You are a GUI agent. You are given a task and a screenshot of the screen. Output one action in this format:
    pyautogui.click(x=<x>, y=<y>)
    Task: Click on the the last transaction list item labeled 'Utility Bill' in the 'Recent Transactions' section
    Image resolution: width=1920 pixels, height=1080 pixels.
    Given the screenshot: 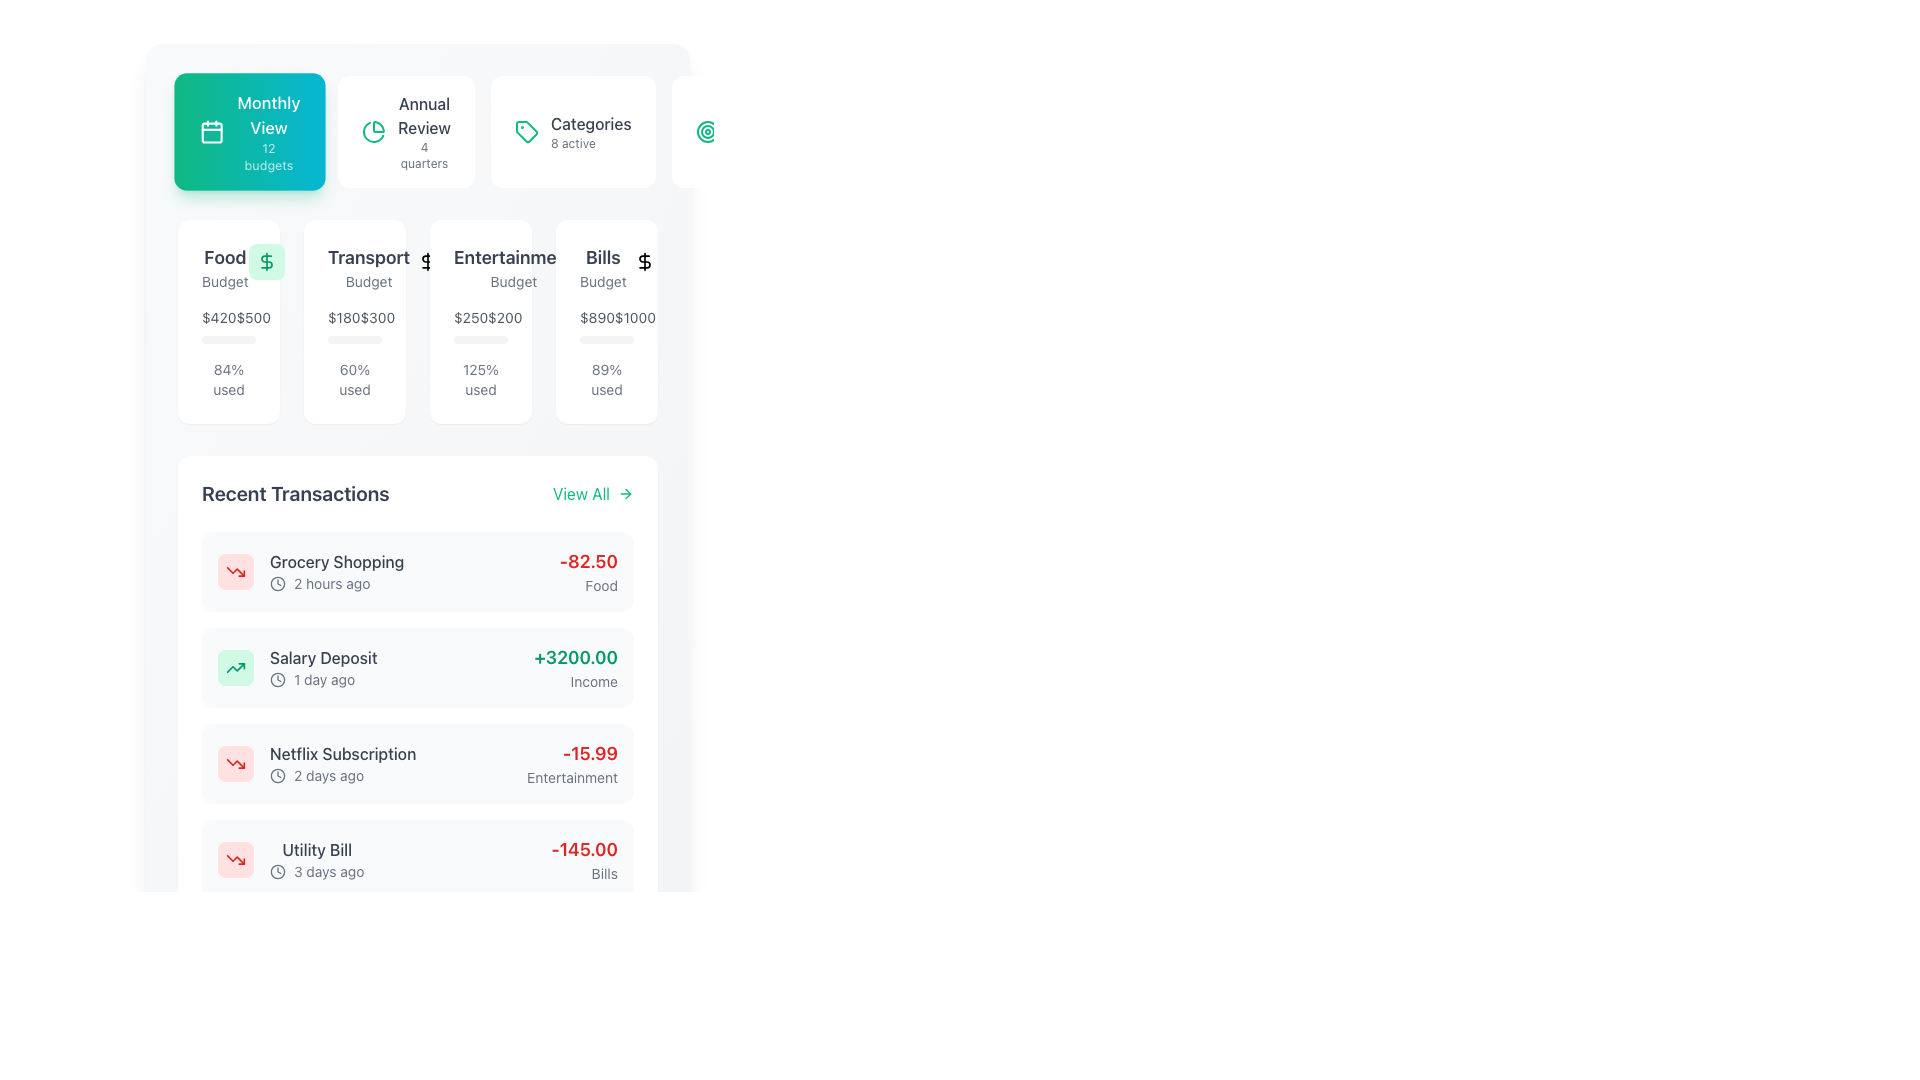 What is the action you would take?
    pyautogui.click(x=316, y=859)
    